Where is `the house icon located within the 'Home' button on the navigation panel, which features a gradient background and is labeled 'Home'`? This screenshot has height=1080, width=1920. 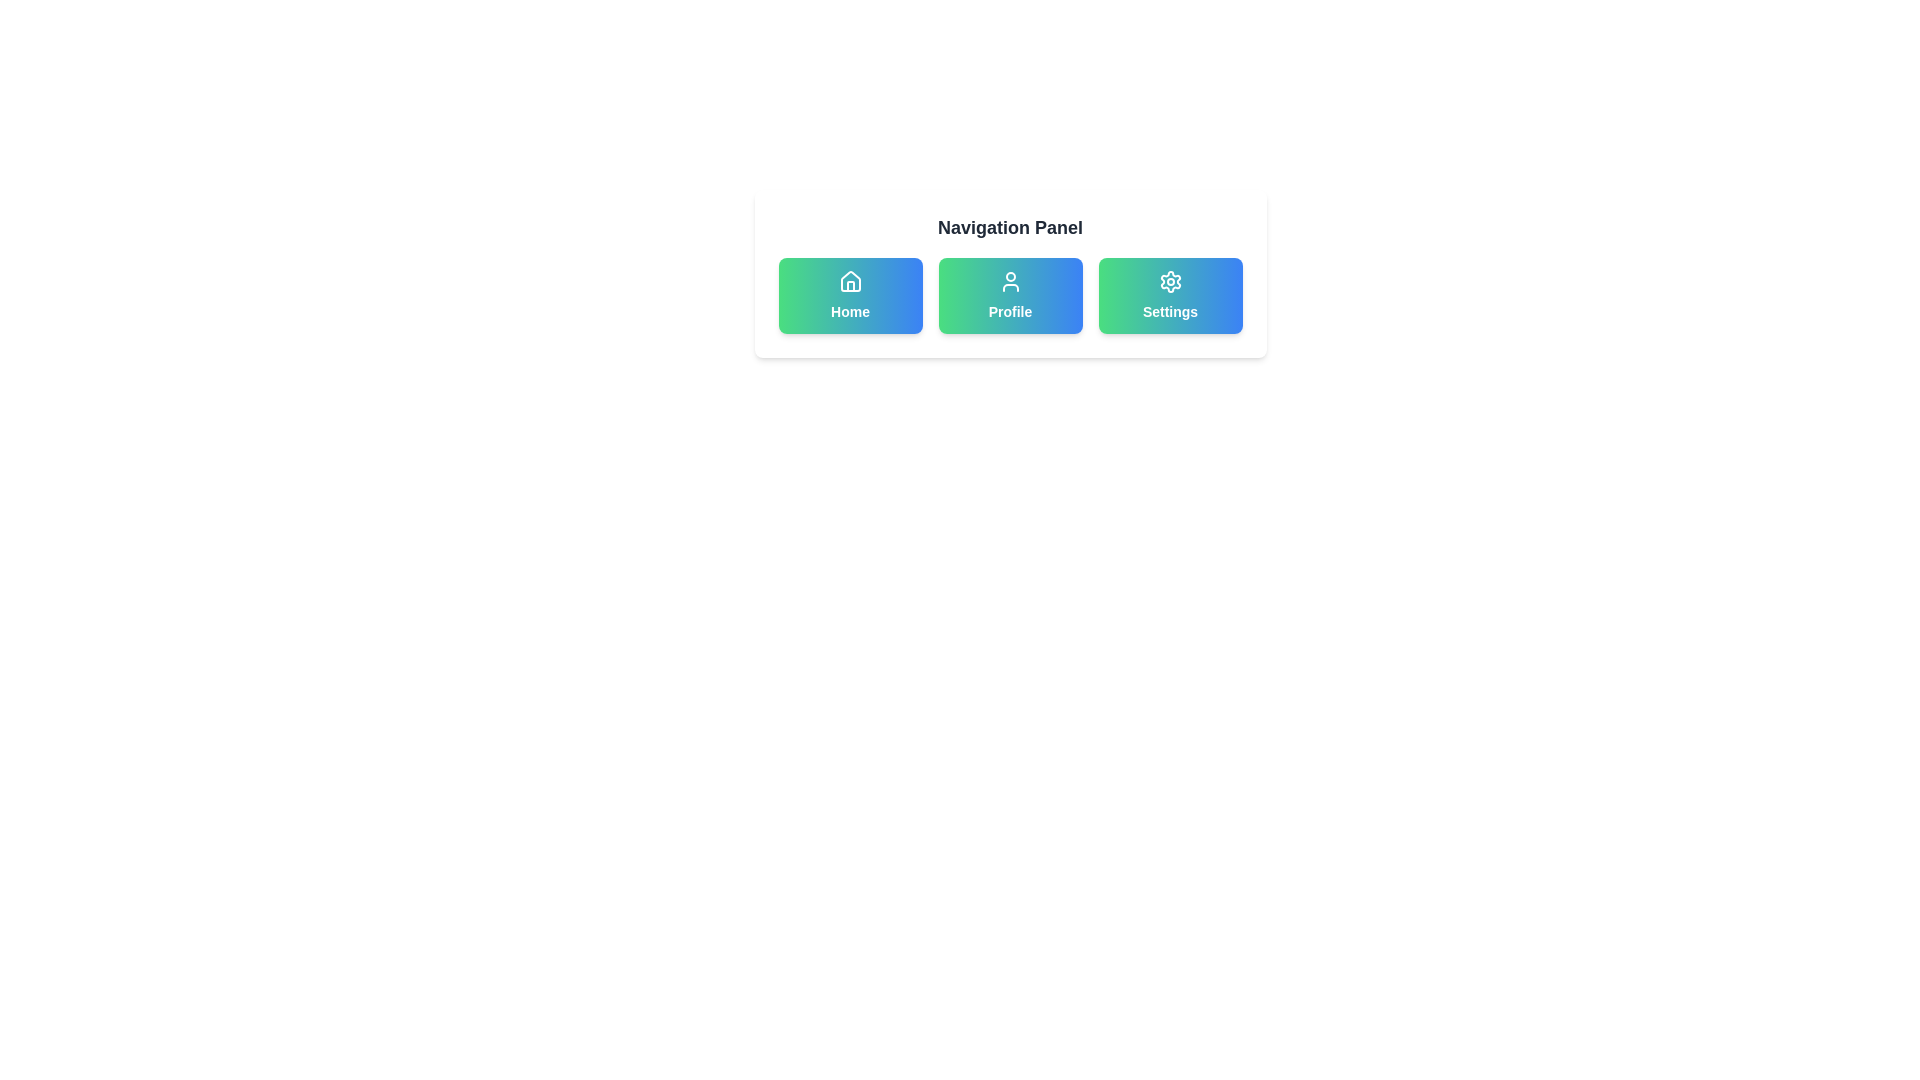
the house icon located within the 'Home' button on the navigation panel, which features a gradient background and is labeled 'Home' is located at coordinates (850, 281).